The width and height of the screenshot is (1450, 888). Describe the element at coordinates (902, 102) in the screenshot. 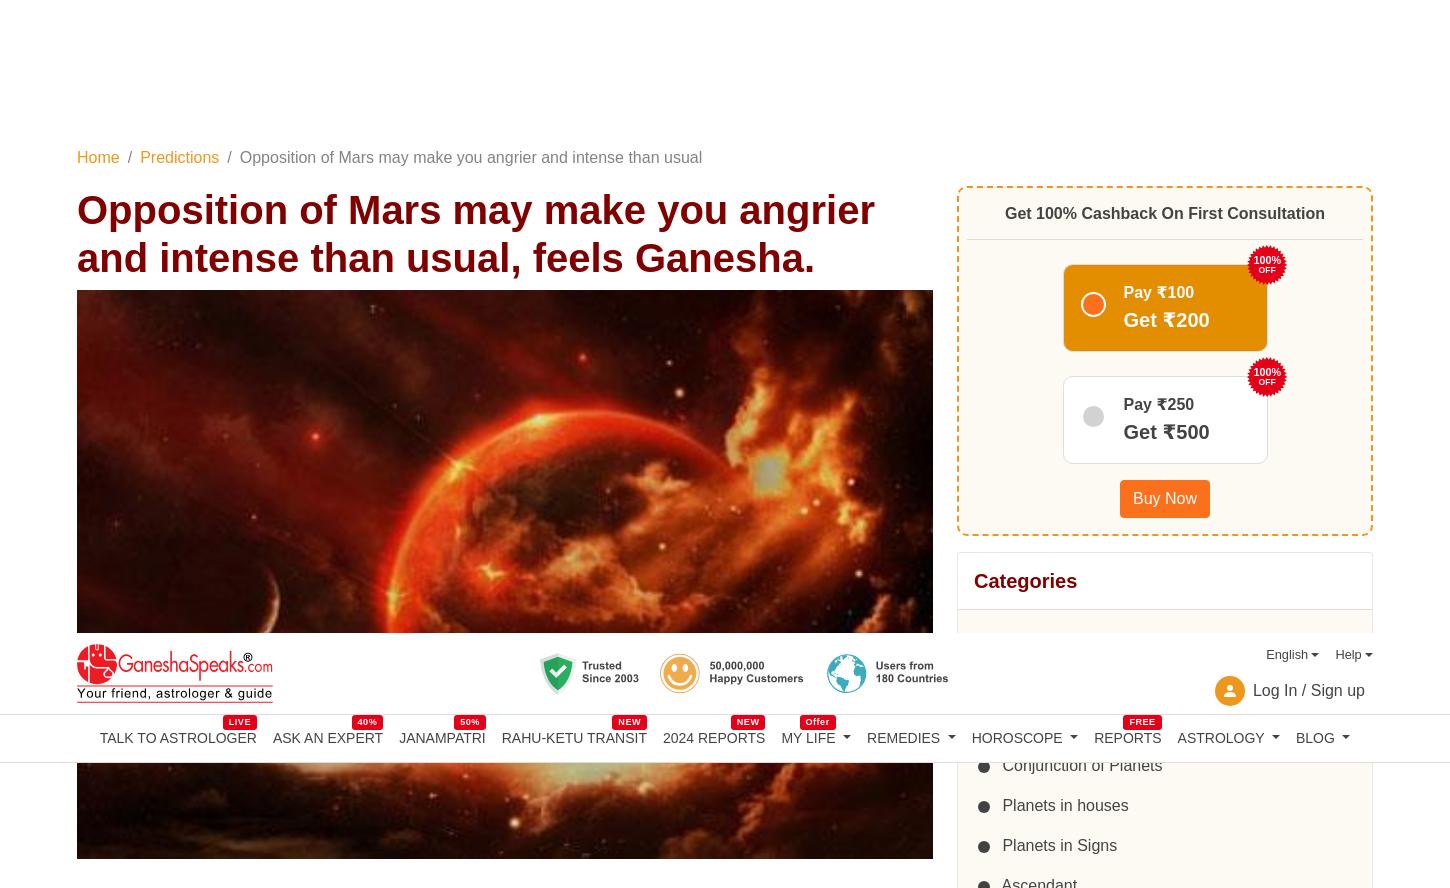

I see `'REMEDIES'` at that location.